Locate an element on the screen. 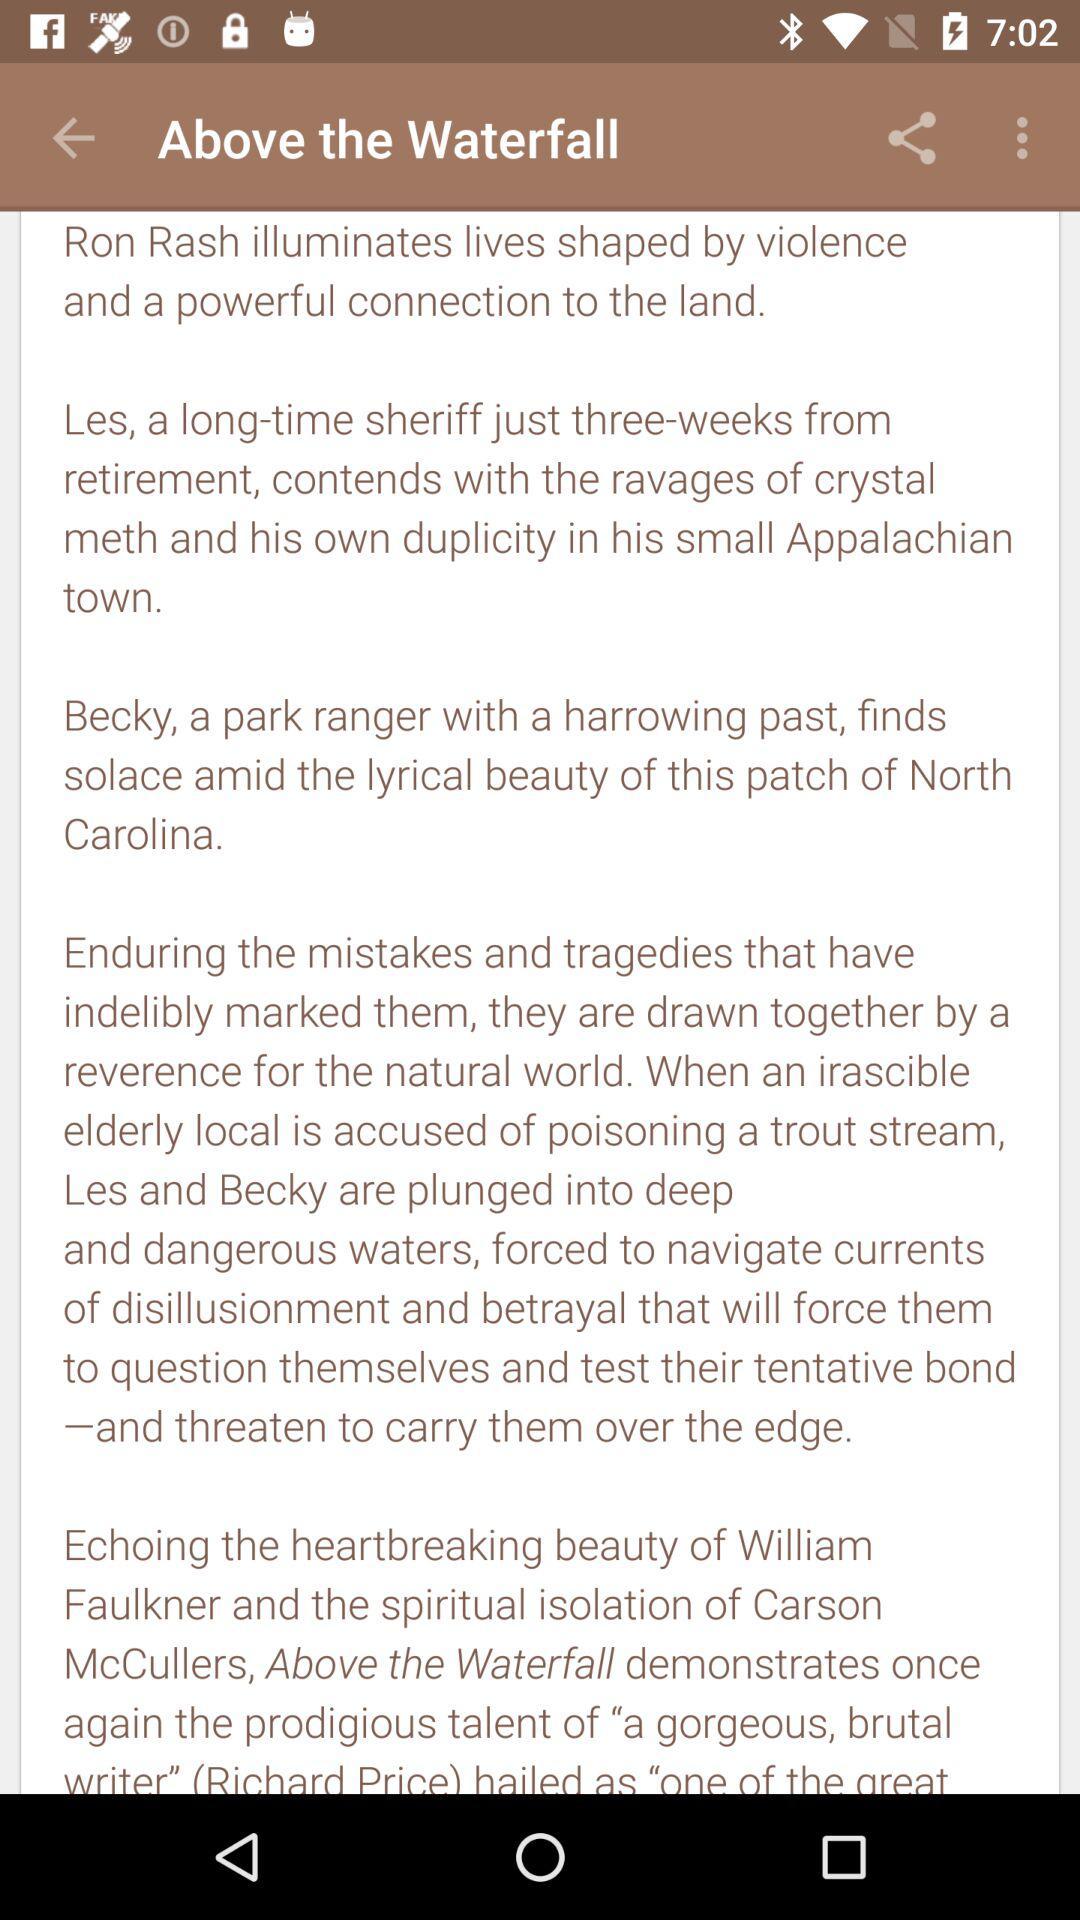 The height and width of the screenshot is (1920, 1080). the app next to the above the waterfall icon is located at coordinates (72, 137).